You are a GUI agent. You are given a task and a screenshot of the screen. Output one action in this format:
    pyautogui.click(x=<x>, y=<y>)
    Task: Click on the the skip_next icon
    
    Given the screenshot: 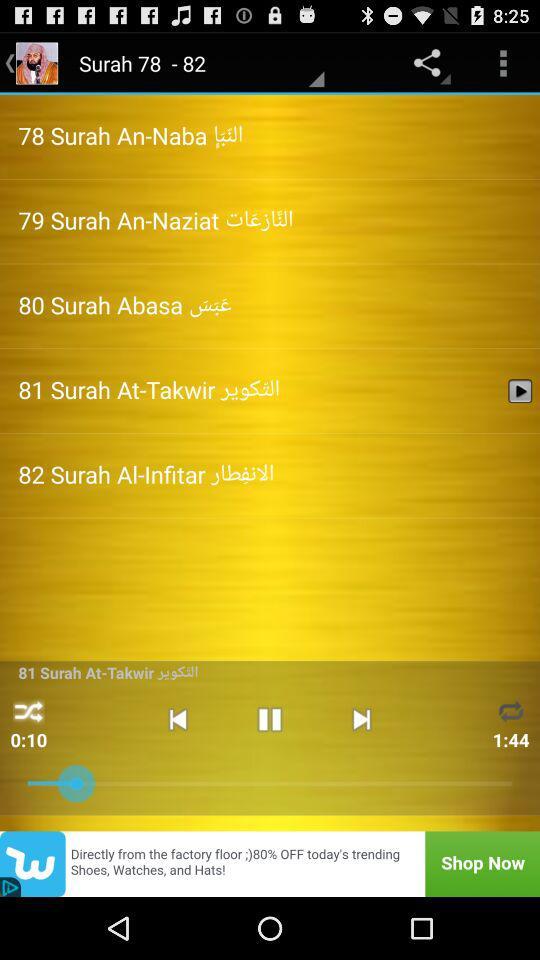 What is the action you would take?
    pyautogui.click(x=360, y=768)
    